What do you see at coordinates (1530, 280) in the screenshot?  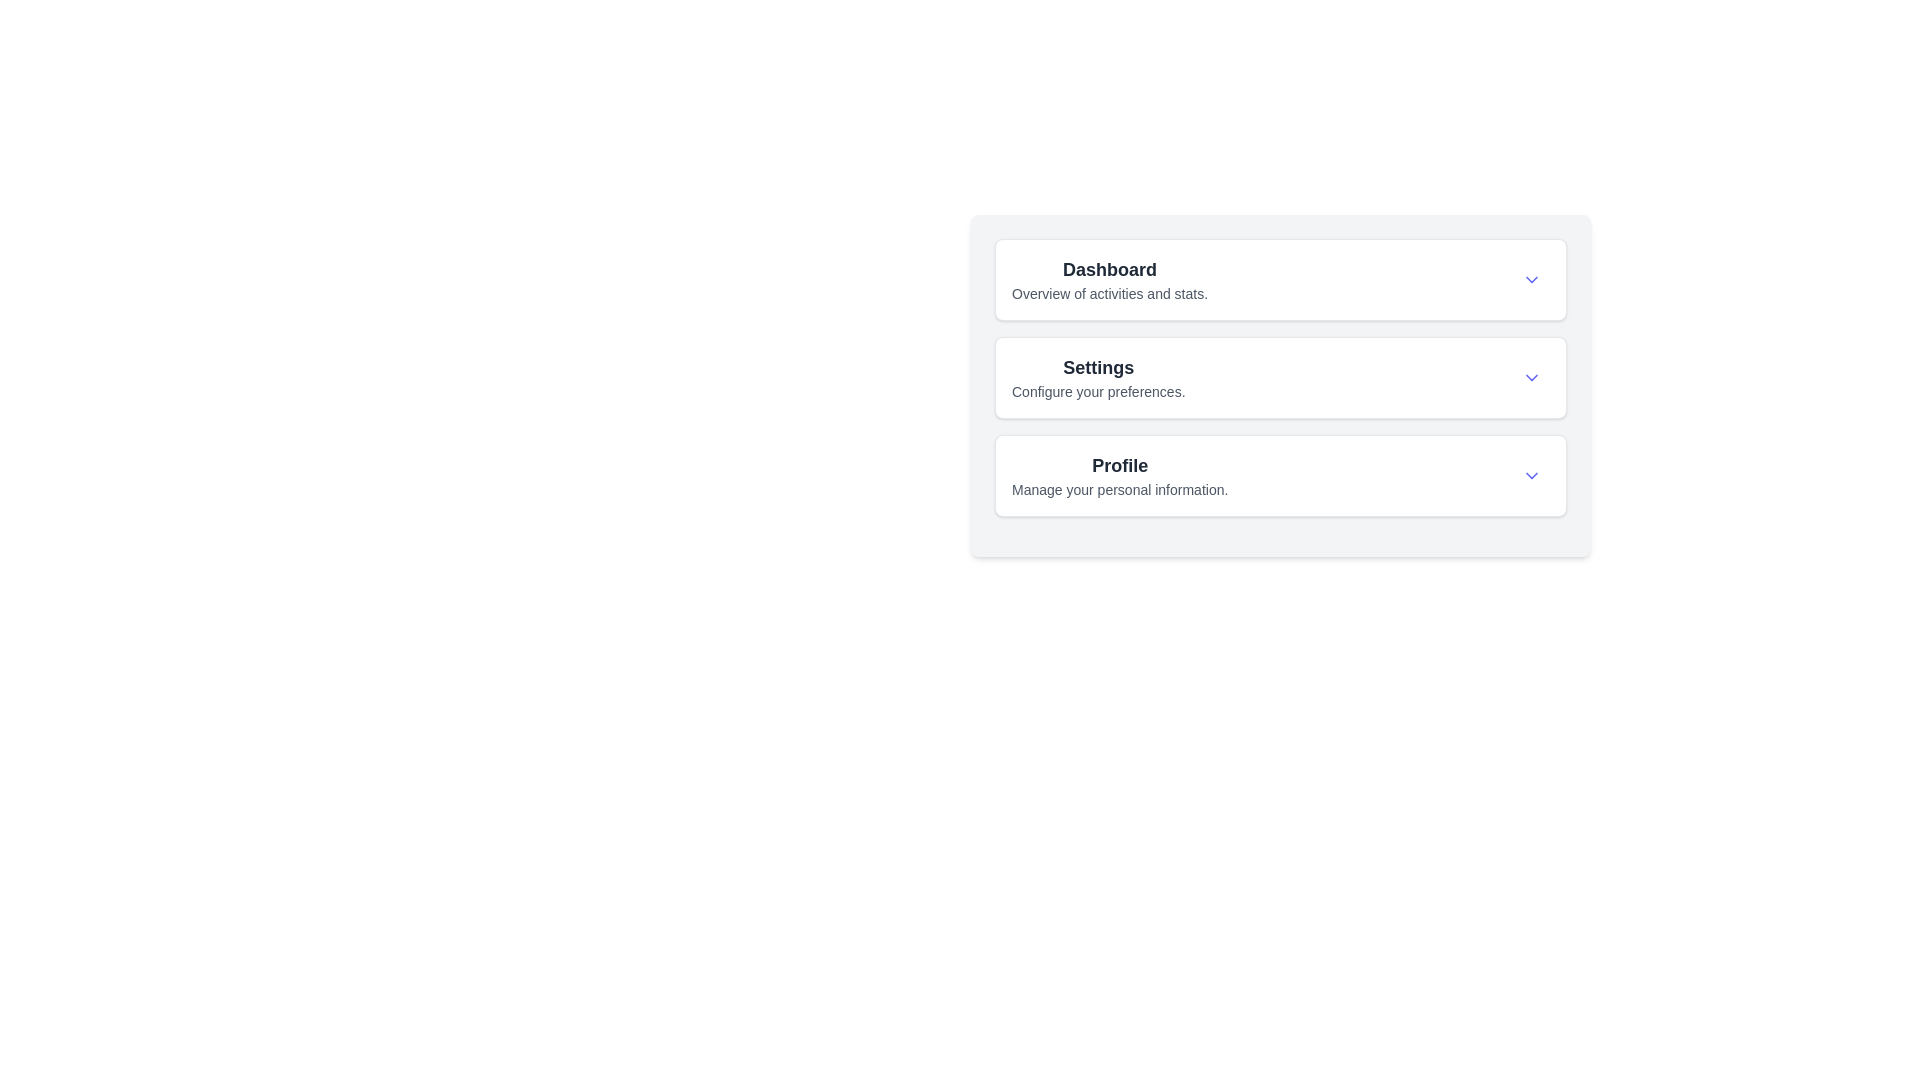 I see `the expand/collapse icon for the 'Dashboard' section` at bounding box center [1530, 280].